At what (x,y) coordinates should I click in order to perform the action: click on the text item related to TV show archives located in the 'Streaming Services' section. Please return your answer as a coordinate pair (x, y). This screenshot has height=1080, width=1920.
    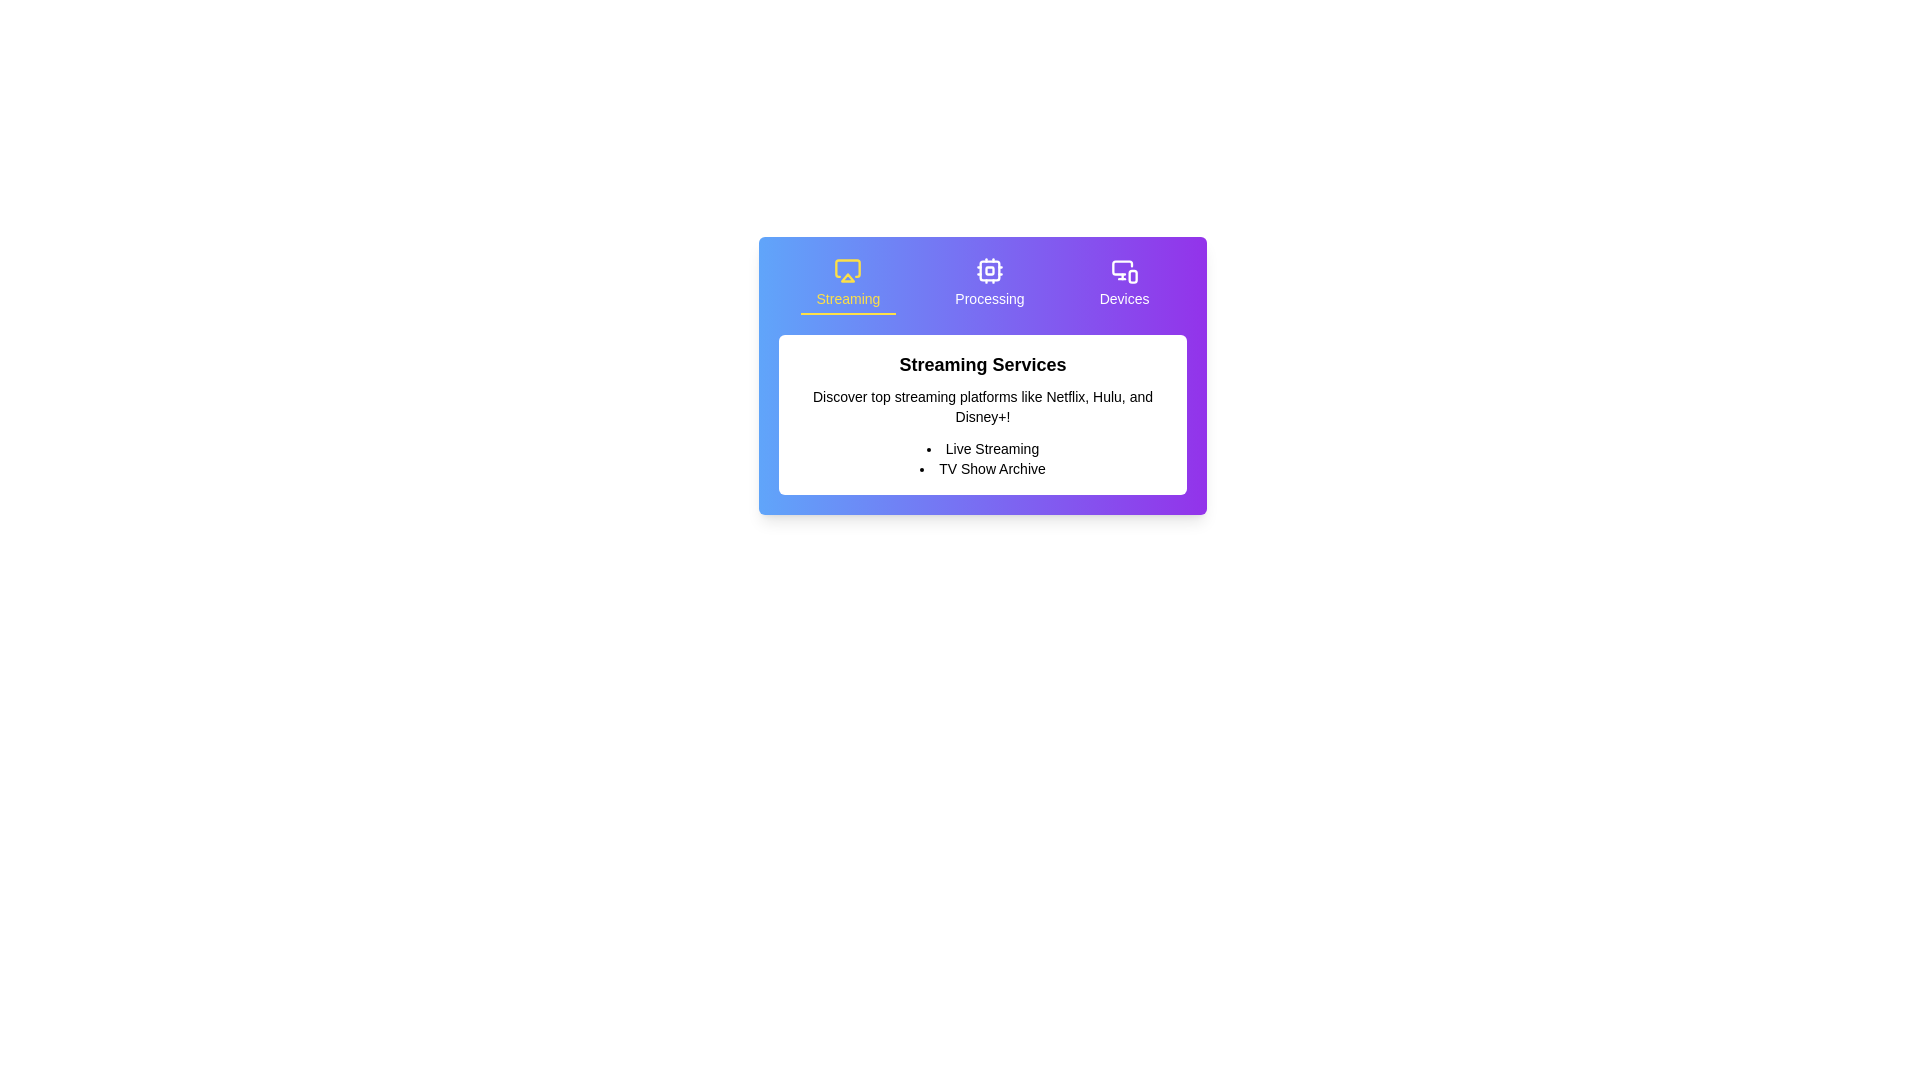
    Looking at the image, I should click on (983, 469).